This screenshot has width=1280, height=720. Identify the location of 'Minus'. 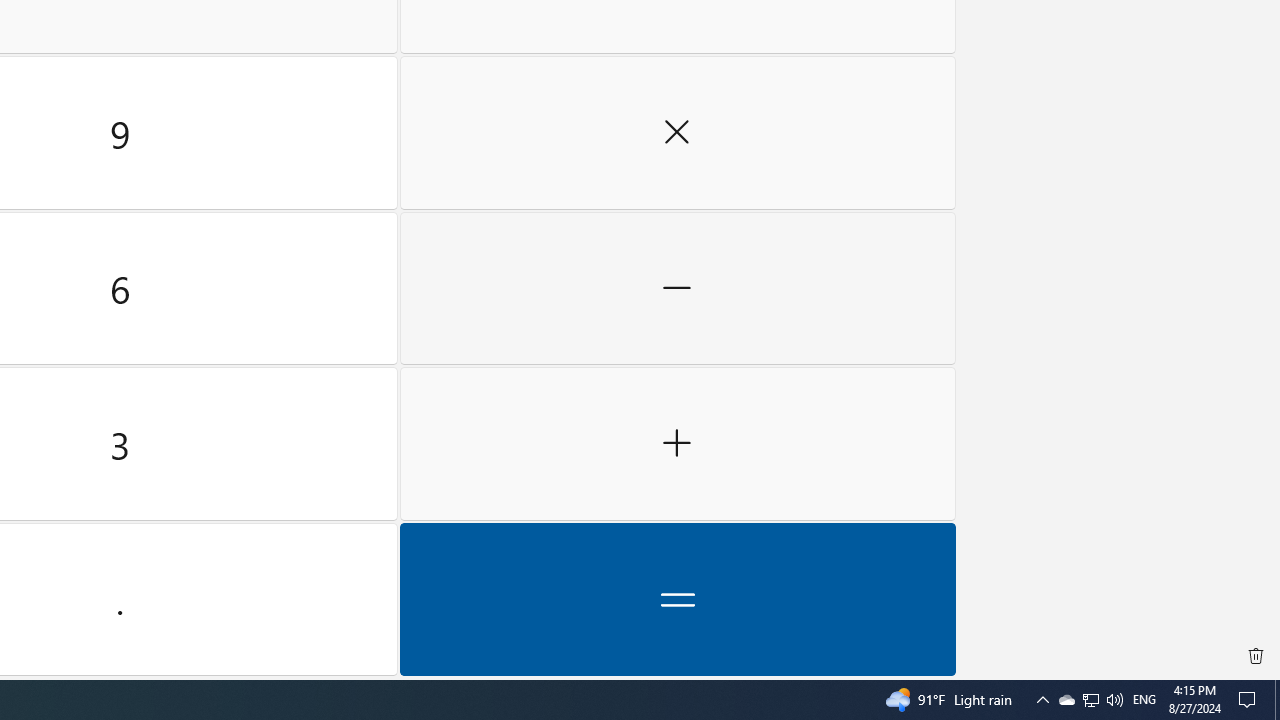
(677, 288).